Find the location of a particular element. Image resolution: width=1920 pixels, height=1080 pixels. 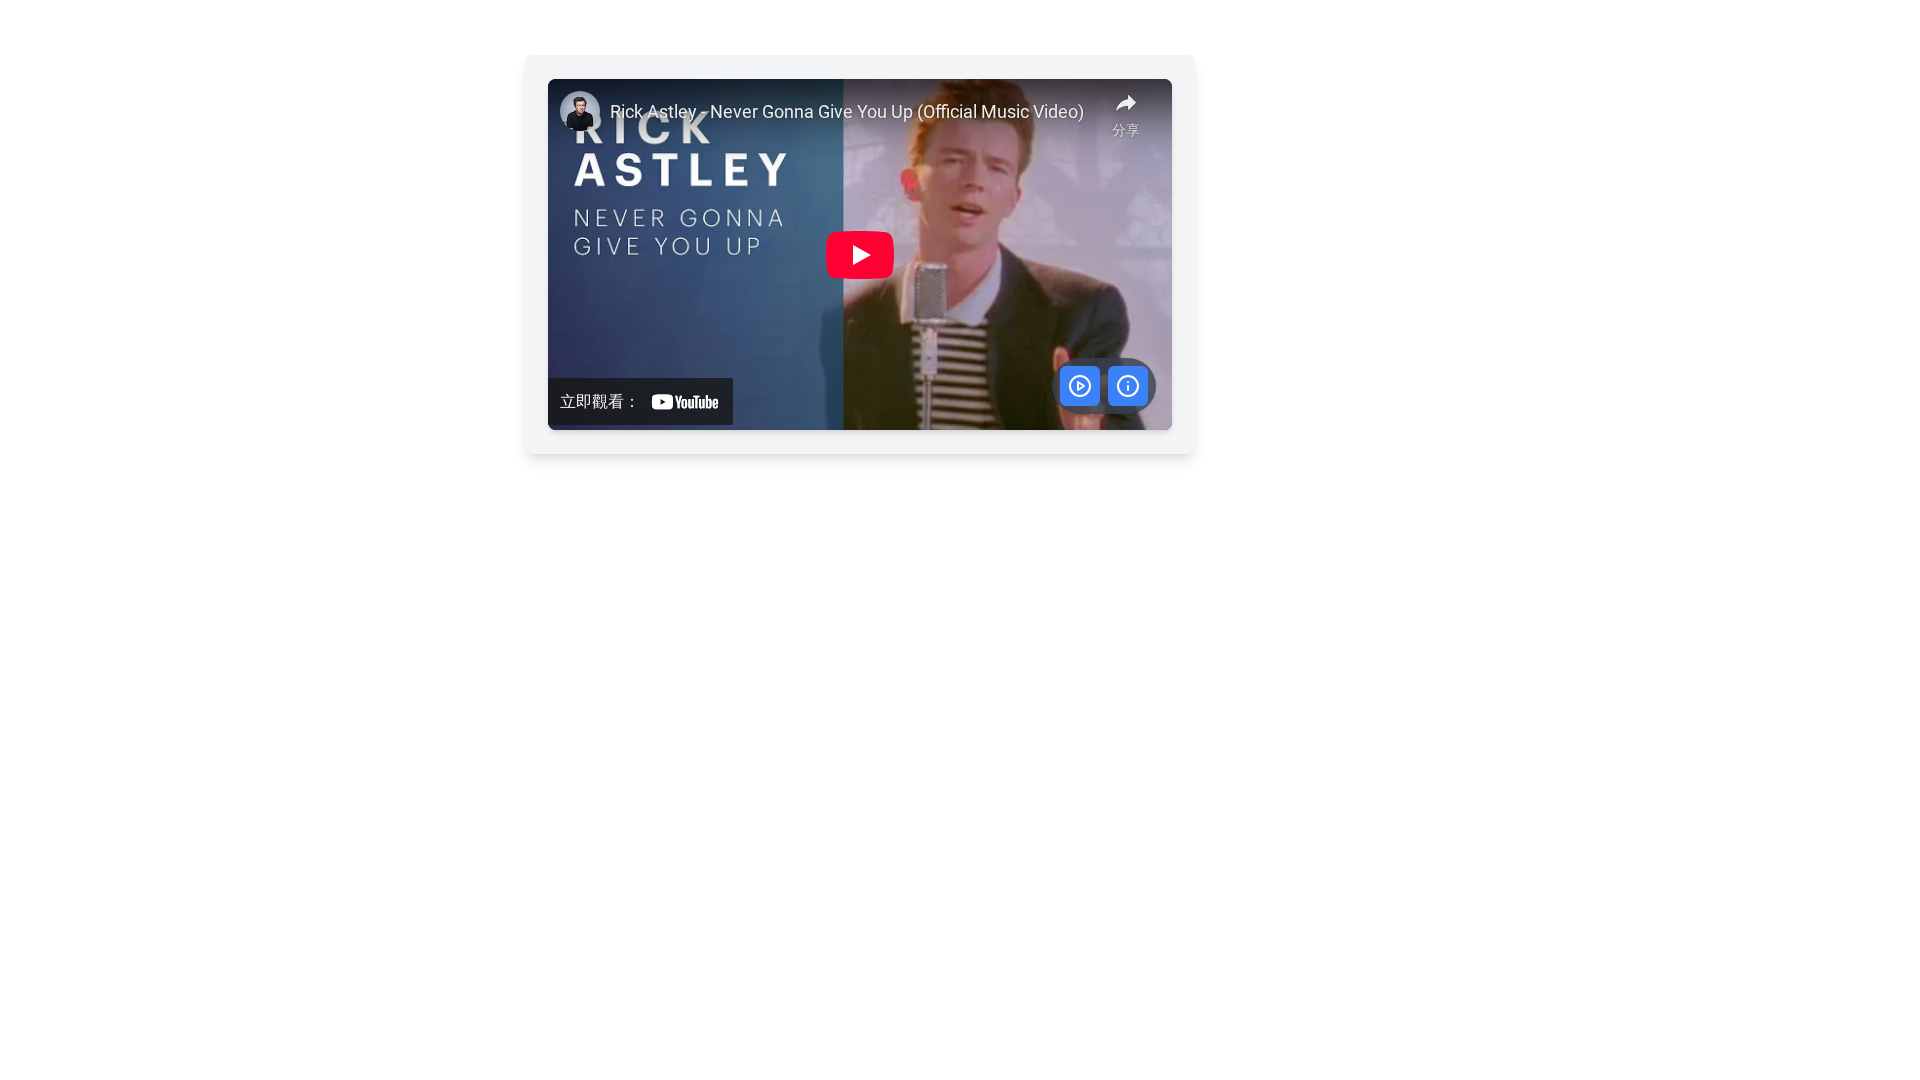

informational subtitle located beneath the heading 'Educational Video' in the center of the semi-transparent black modal is located at coordinates (859, 274).